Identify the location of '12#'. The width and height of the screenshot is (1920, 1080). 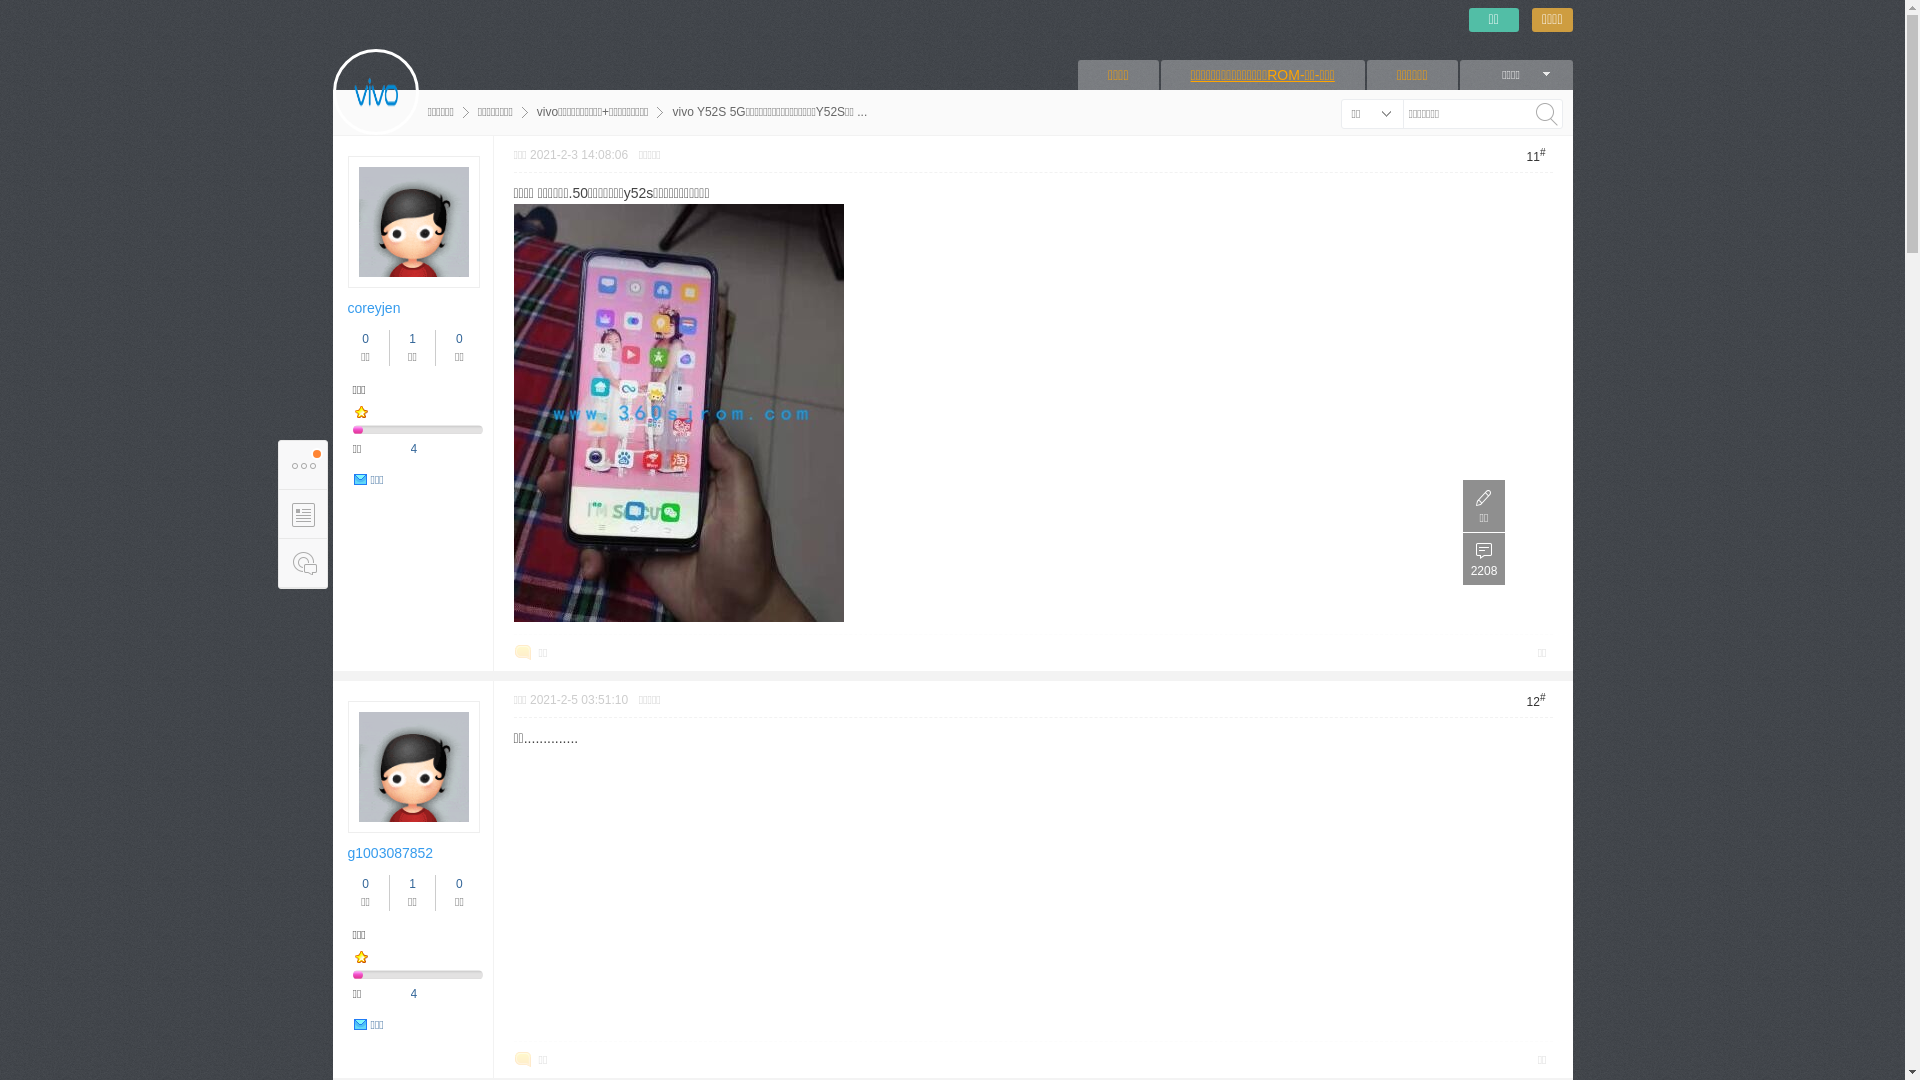
(1535, 699).